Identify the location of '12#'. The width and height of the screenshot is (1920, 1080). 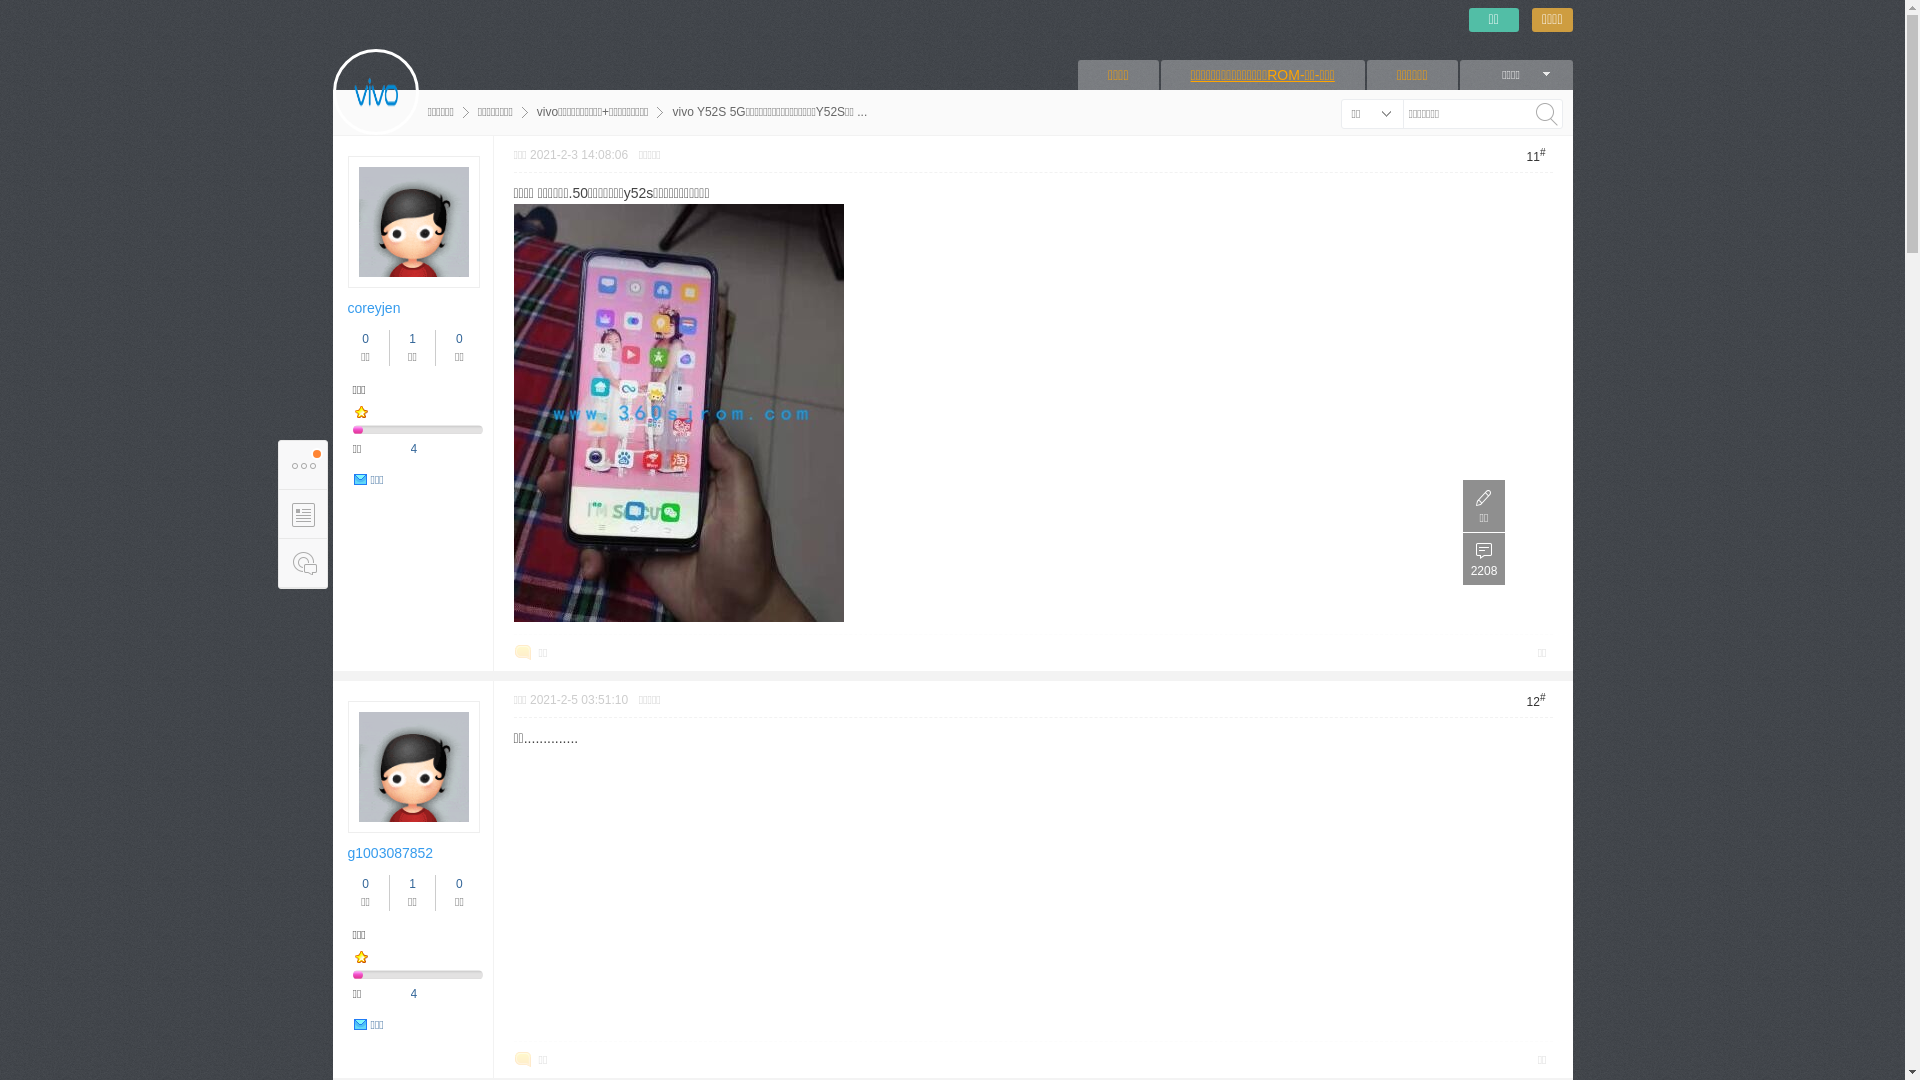
(1535, 699).